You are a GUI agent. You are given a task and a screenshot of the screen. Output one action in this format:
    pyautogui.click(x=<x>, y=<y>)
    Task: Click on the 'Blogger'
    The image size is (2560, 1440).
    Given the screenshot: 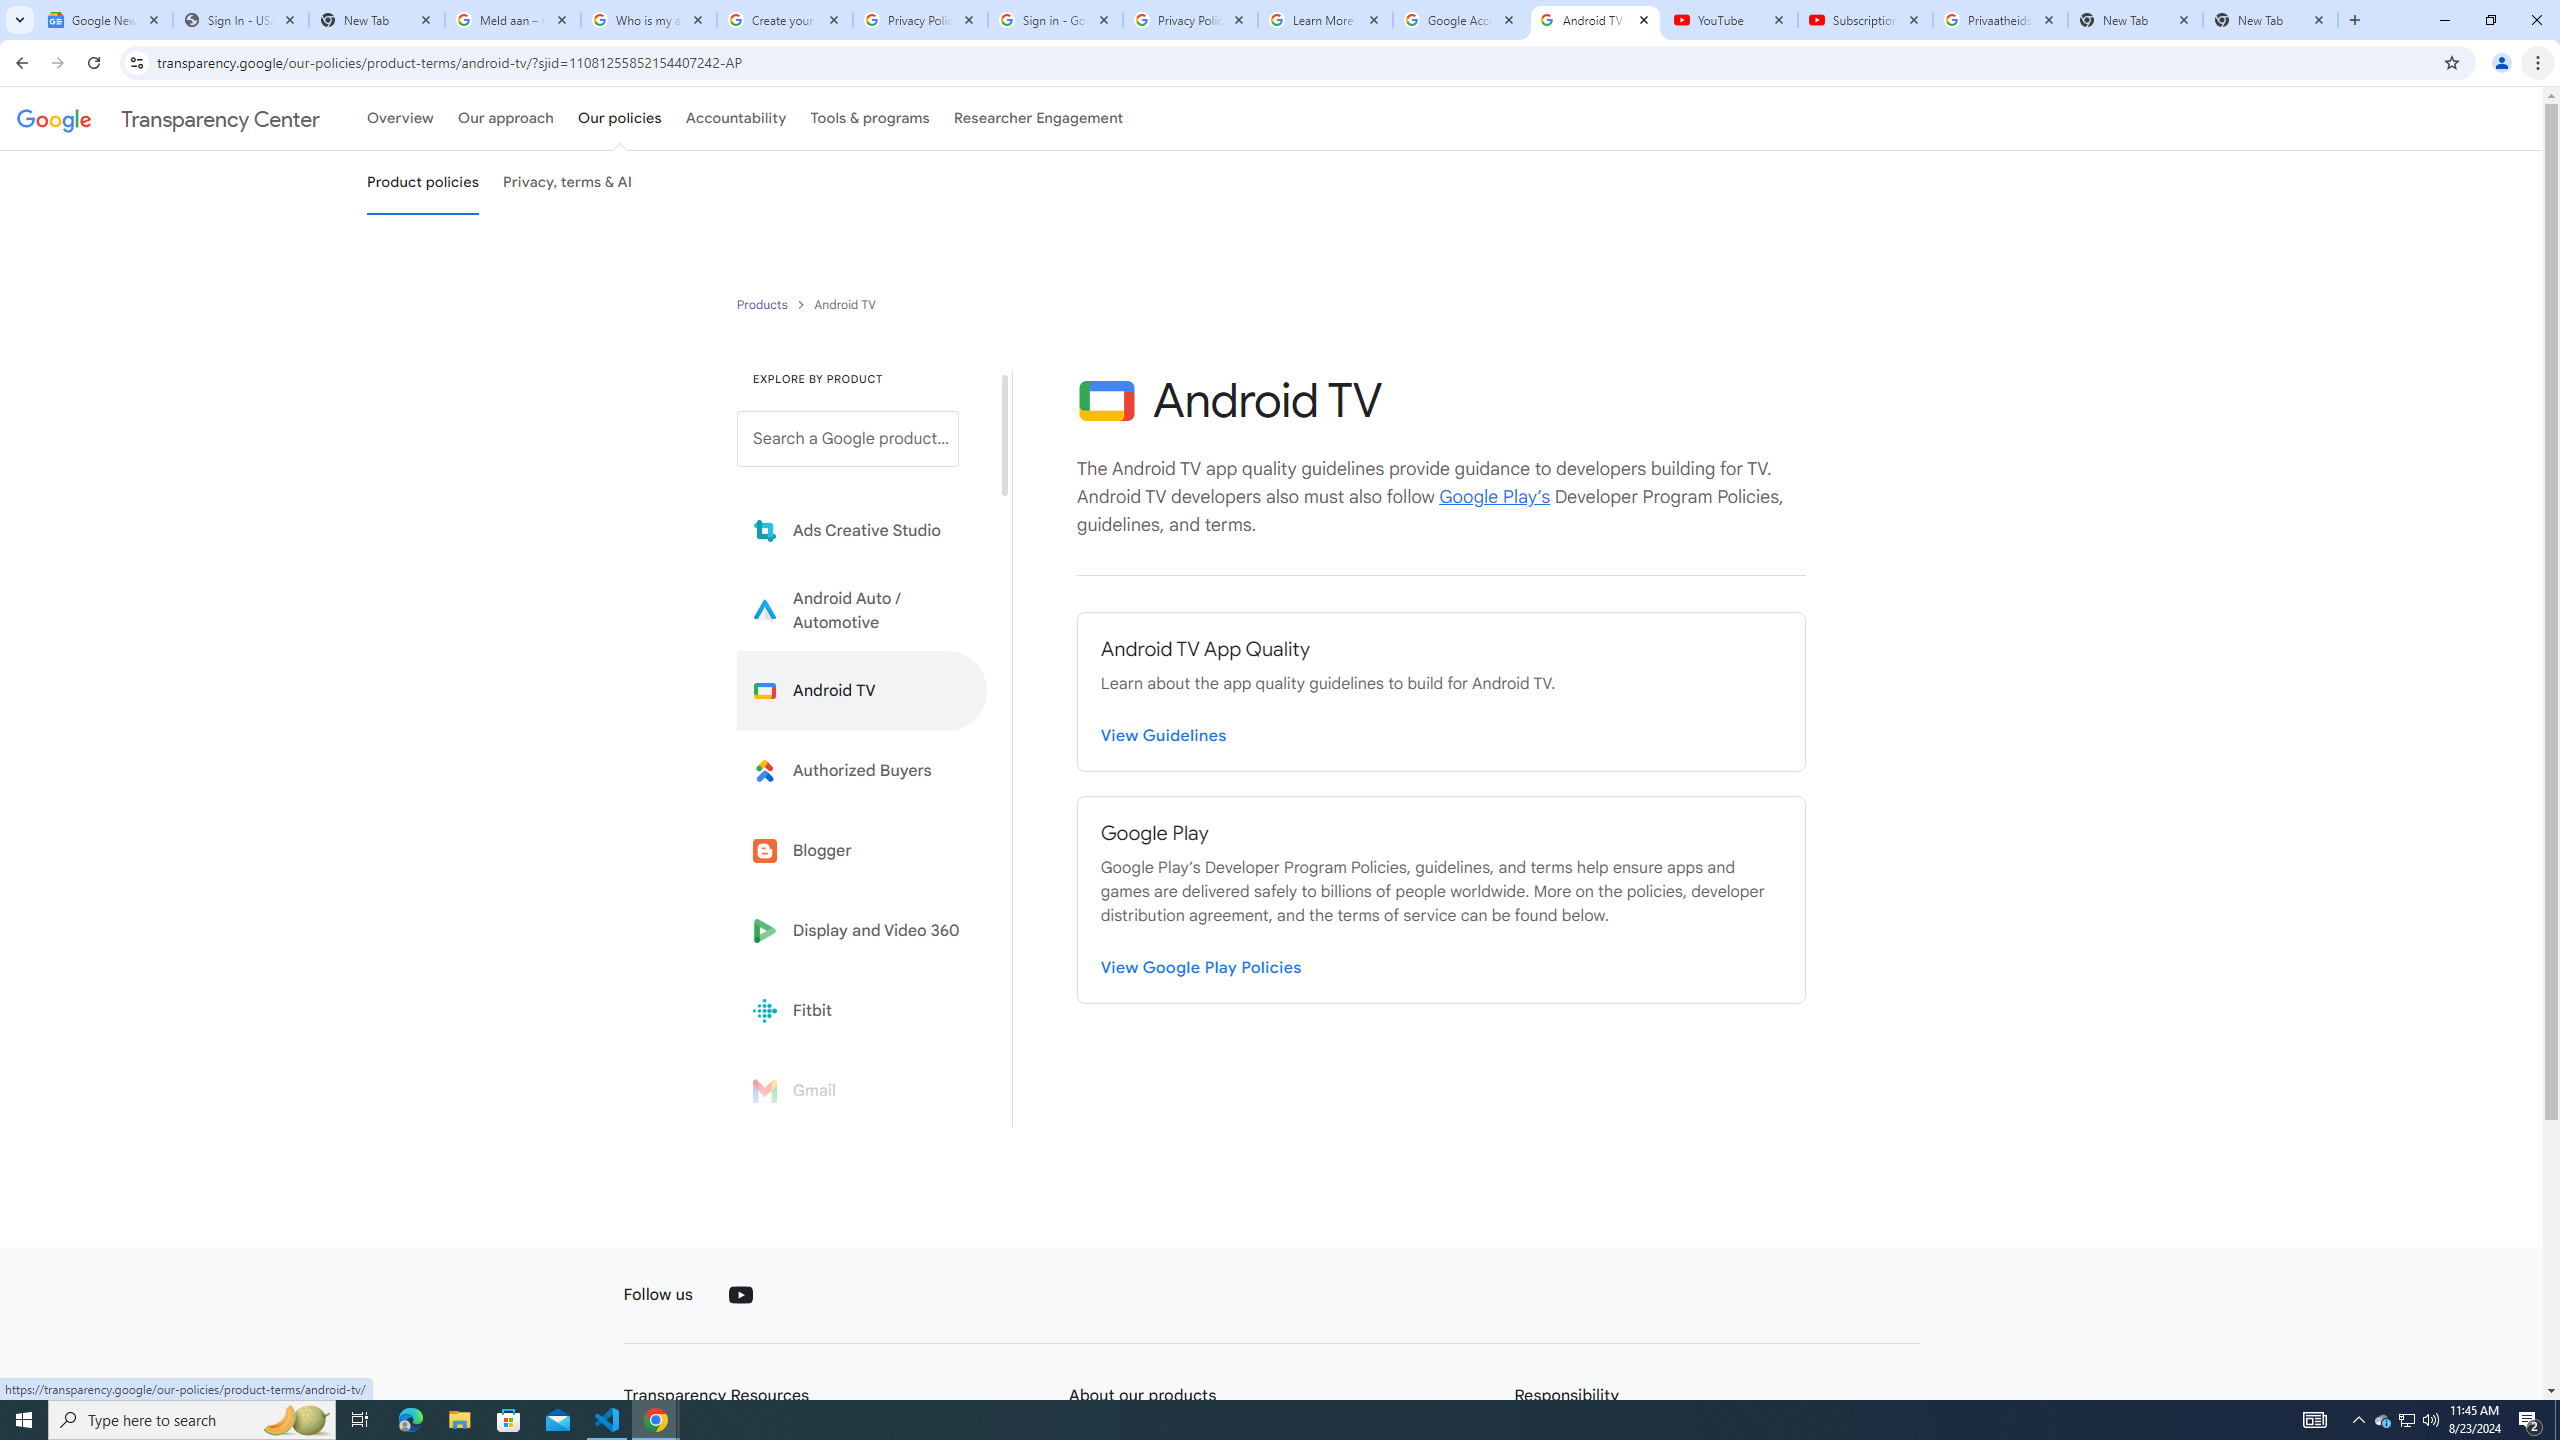 What is the action you would take?
    pyautogui.click(x=861, y=850)
    